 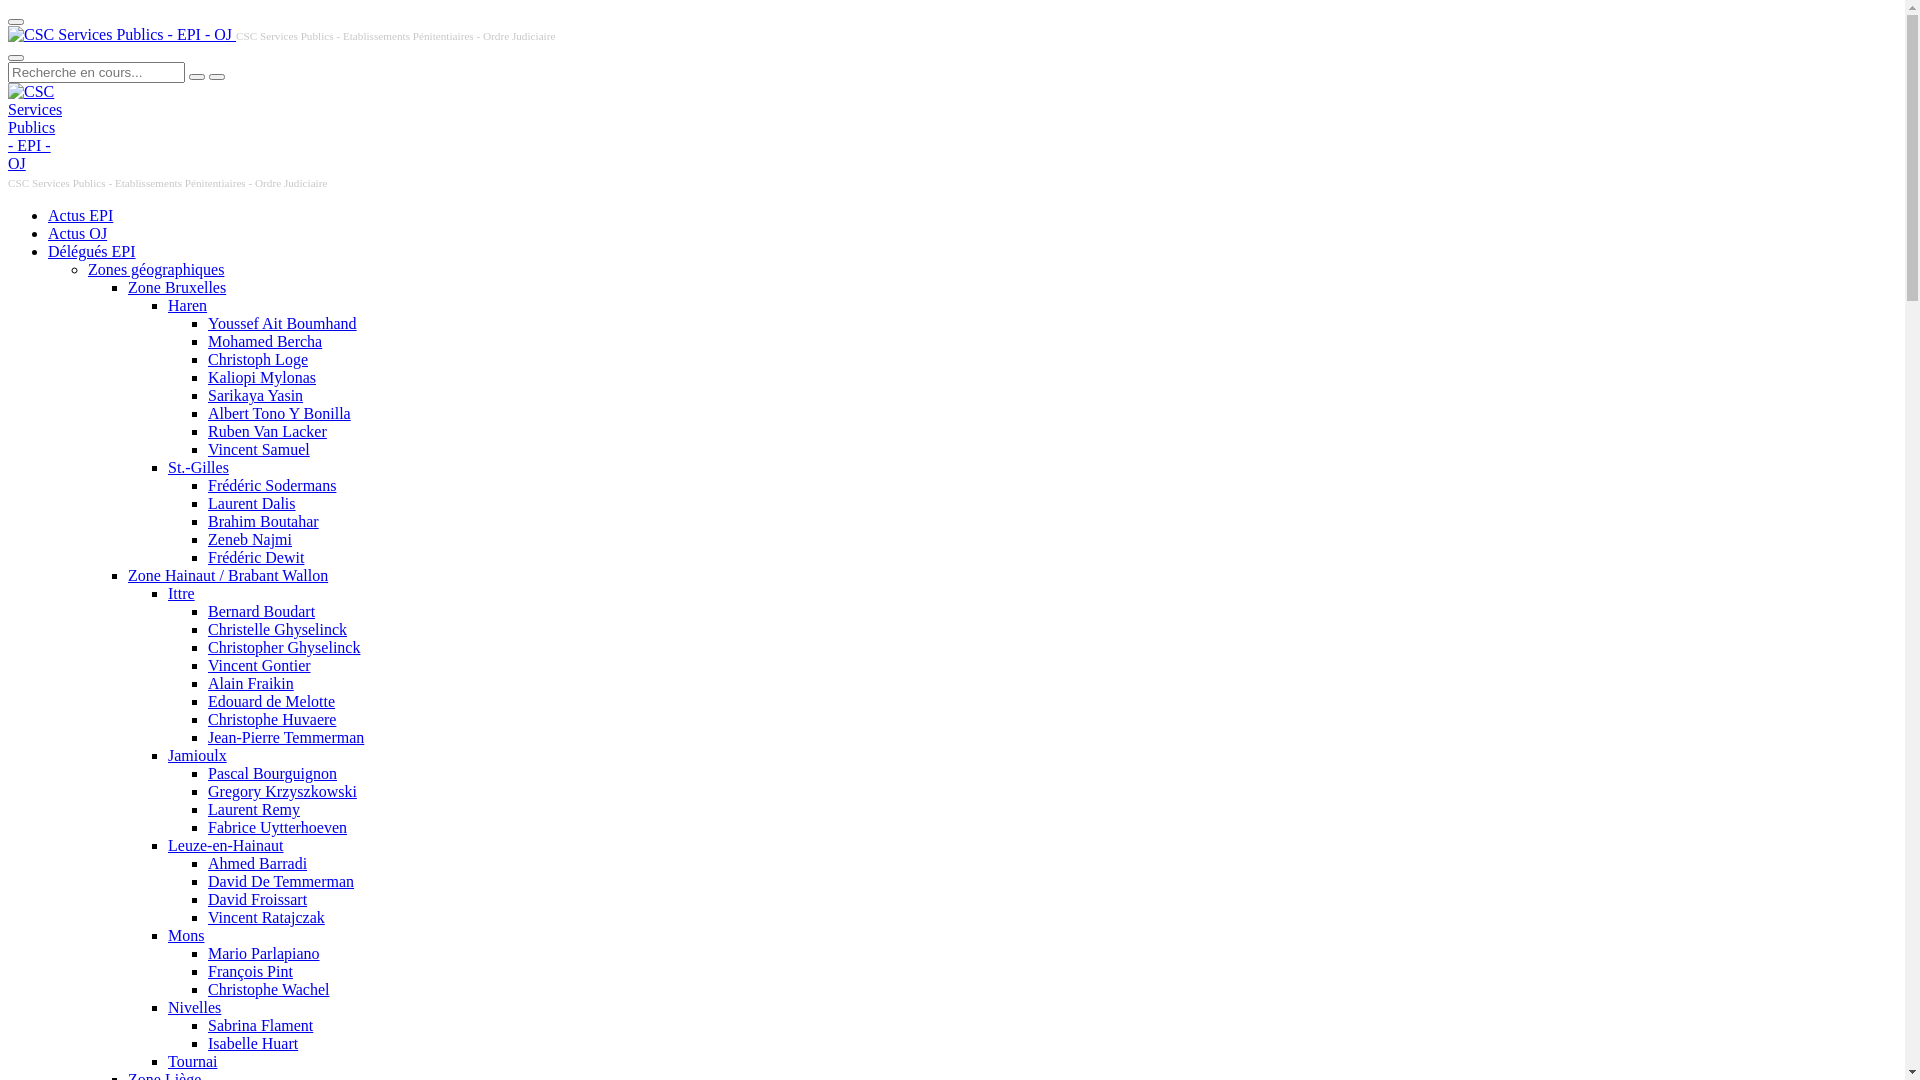 What do you see at coordinates (207, 827) in the screenshot?
I see `'Fabrice Uytterhoeven'` at bounding box center [207, 827].